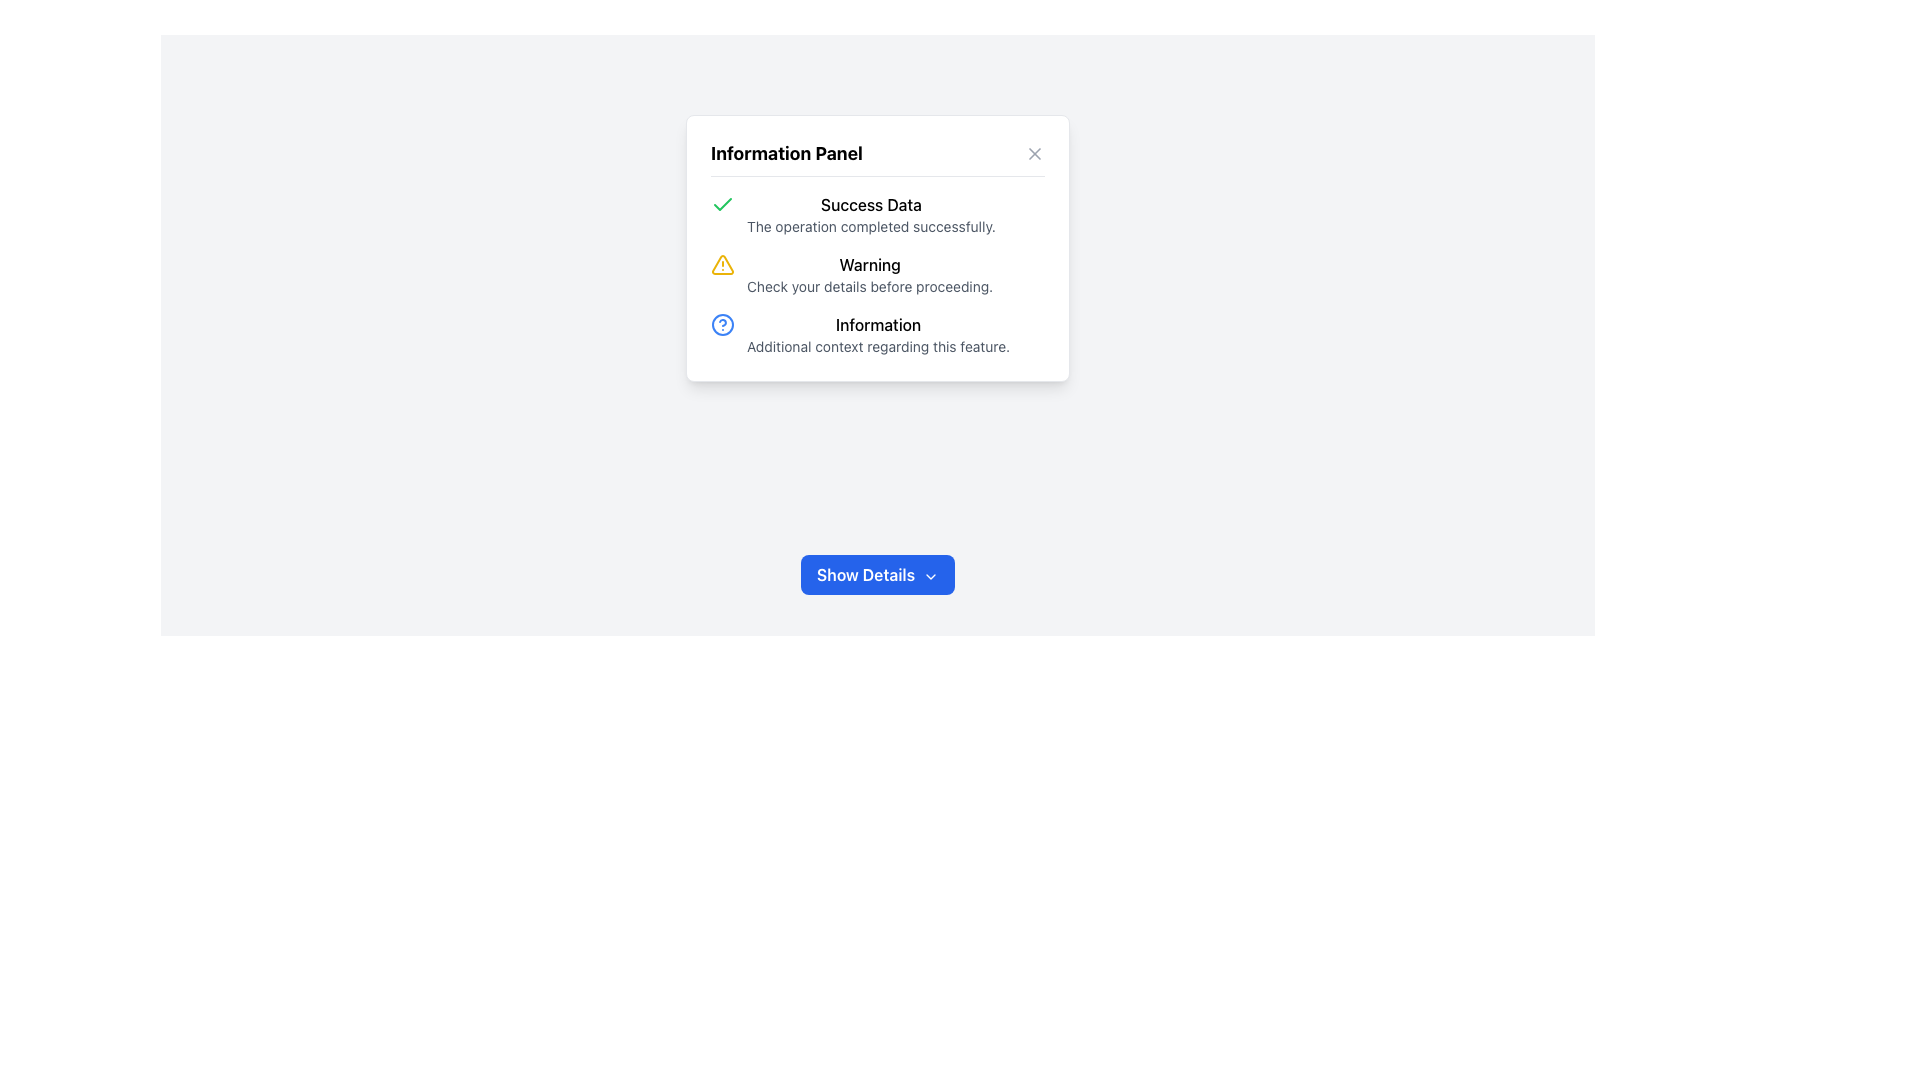 The image size is (1920, 1080). What do you see at coordinates (878, 274) in the screenshot?
I see `the static informational text block displaying categorized feedback messages in the 'Information Panel' dialog box, located near the center of the panel` at bounding box center [878, 274].